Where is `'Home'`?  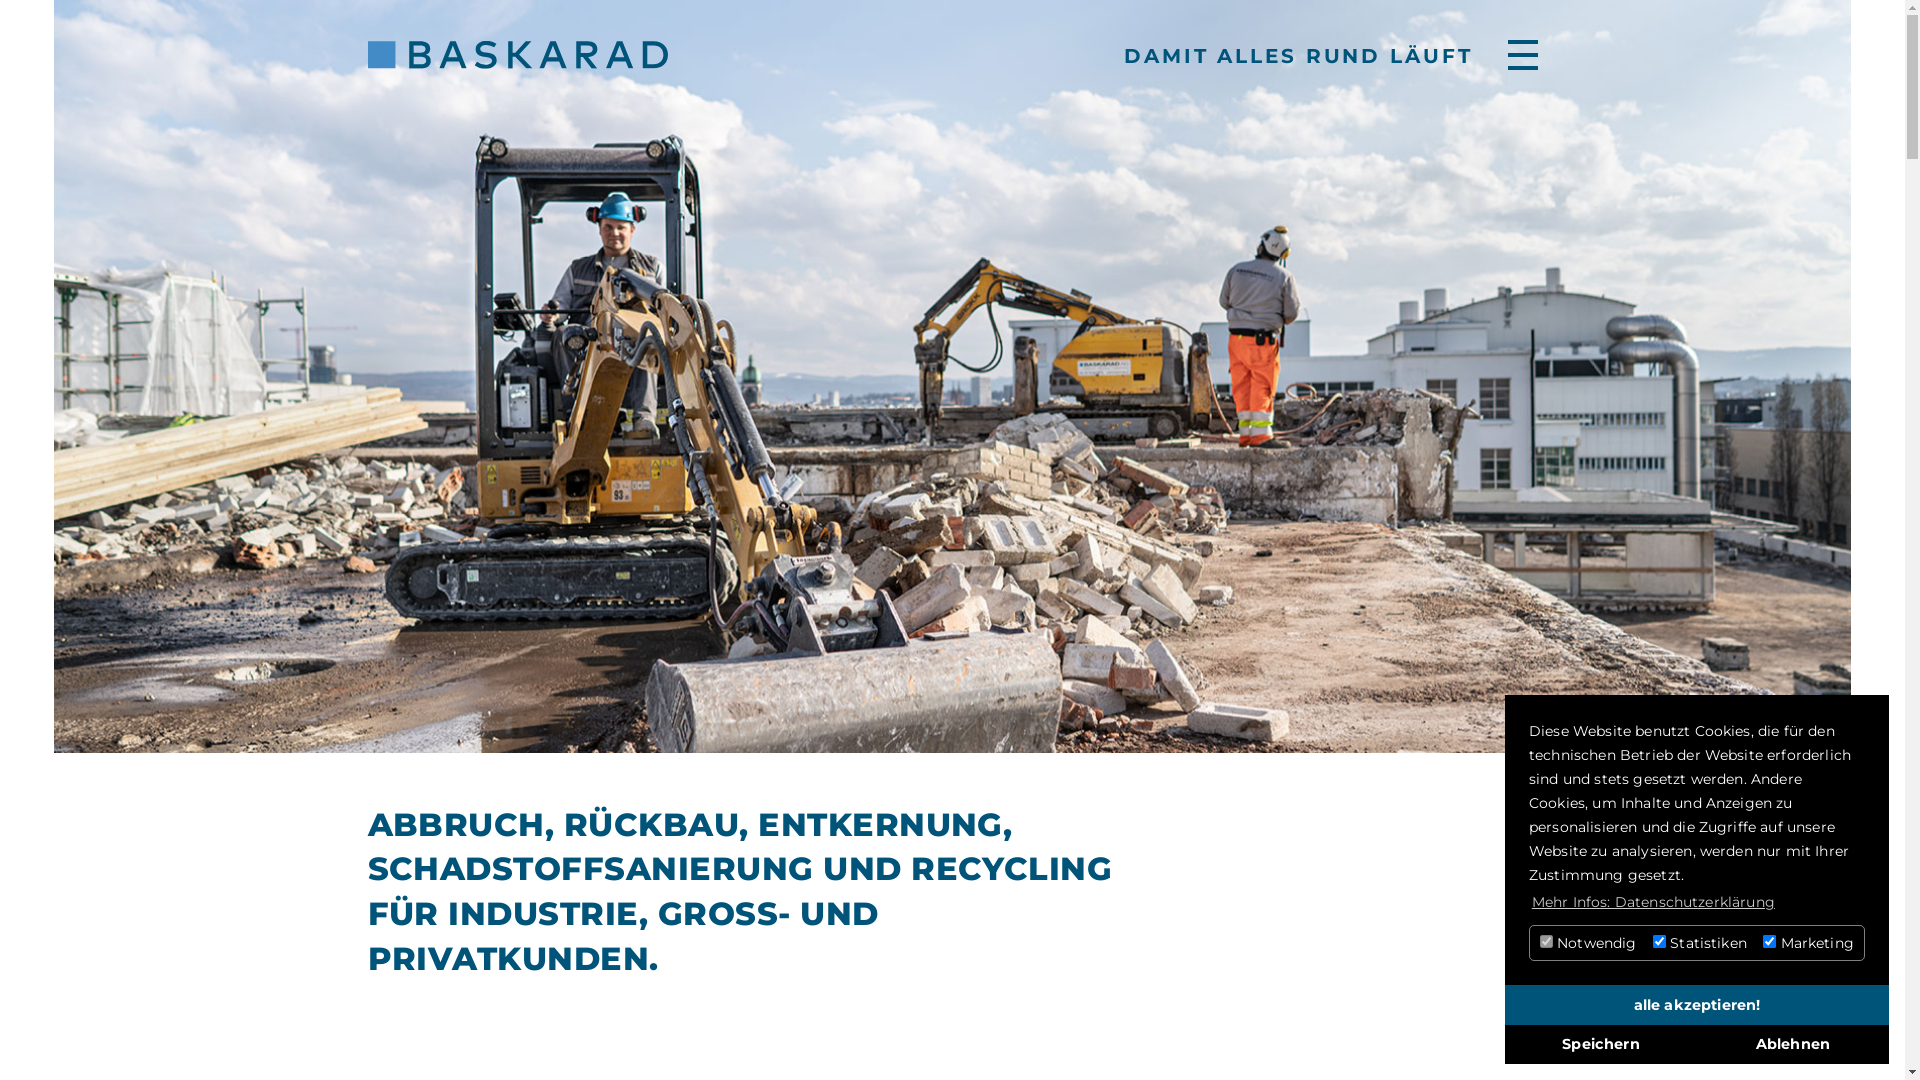
'Home' is located at coordinates (368, 53).